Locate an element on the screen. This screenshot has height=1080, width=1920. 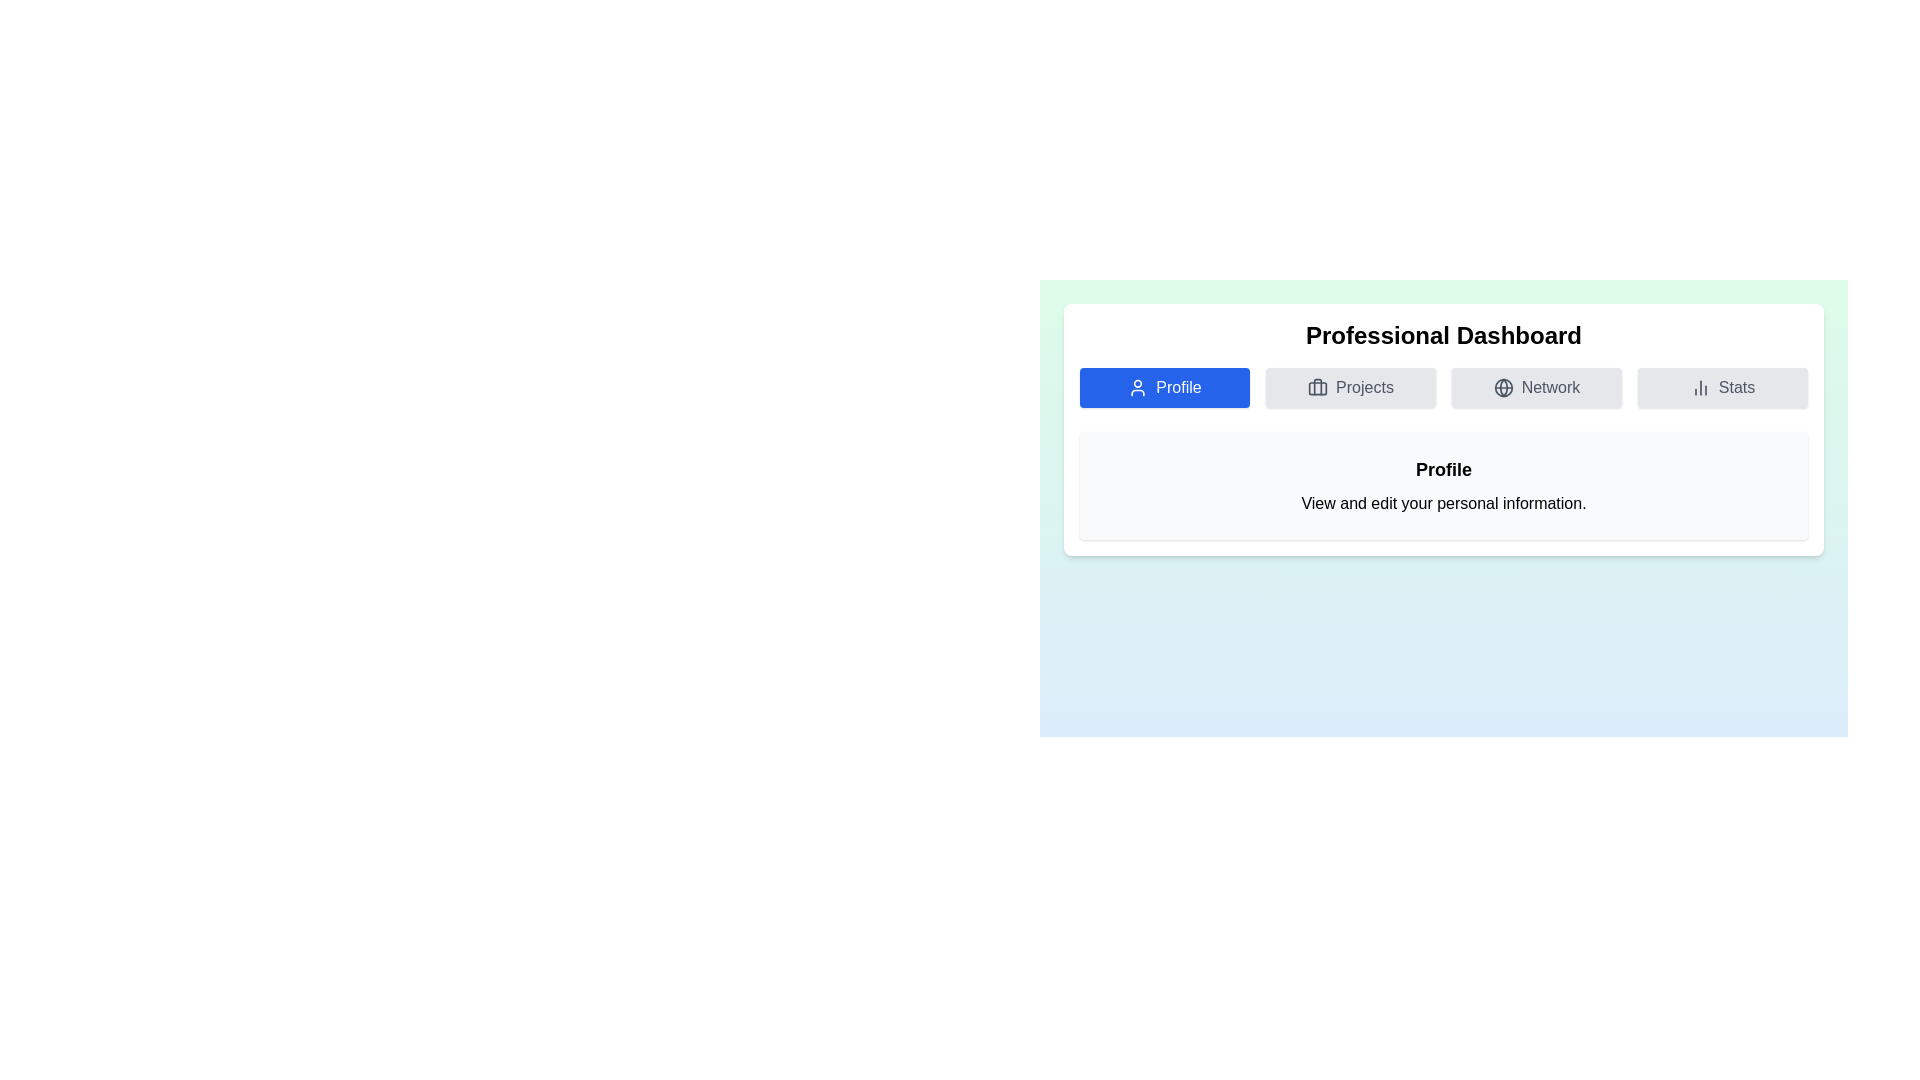
the tab labeled Projects is located at coordinates (1350, 388).